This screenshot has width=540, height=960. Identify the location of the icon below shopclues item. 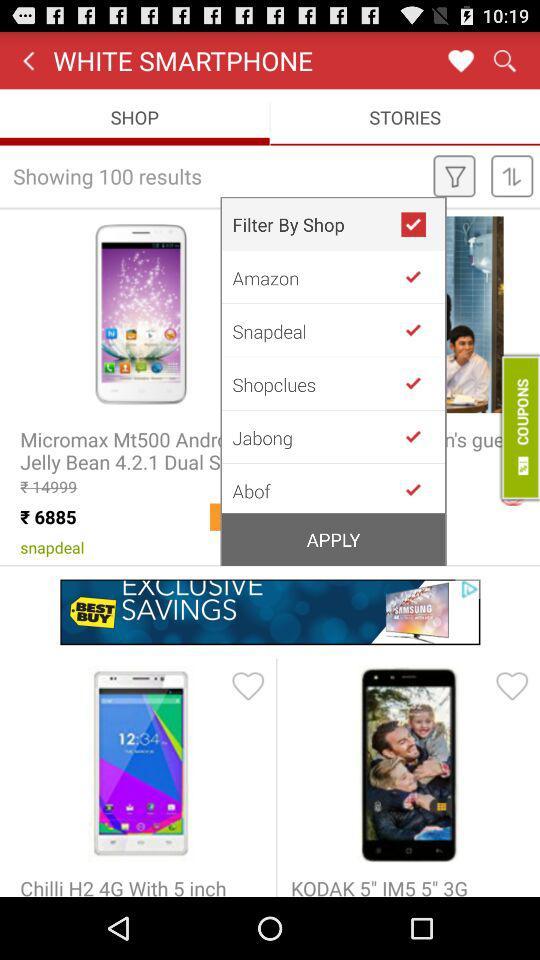
(316, 437).